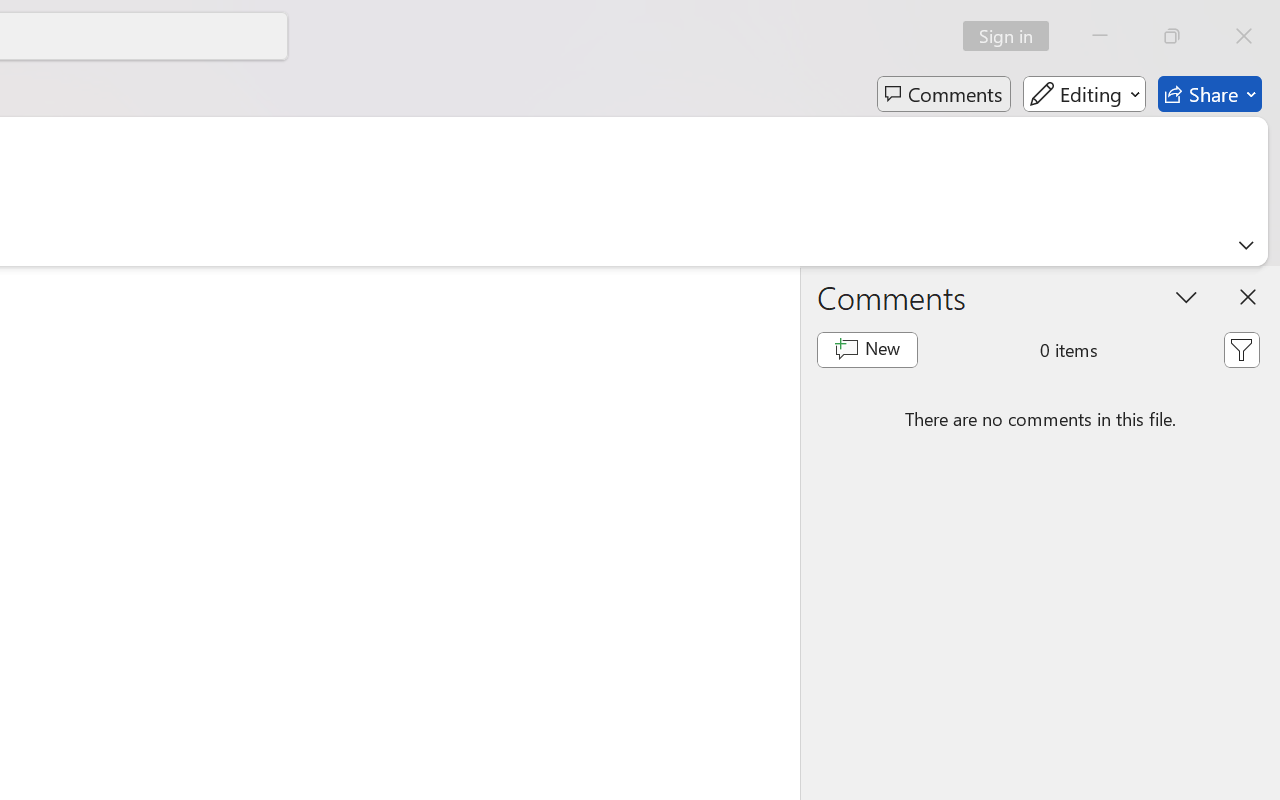 This screenshot has height=800, width=1280. I want to click on 'New comment', so click(867, 350).